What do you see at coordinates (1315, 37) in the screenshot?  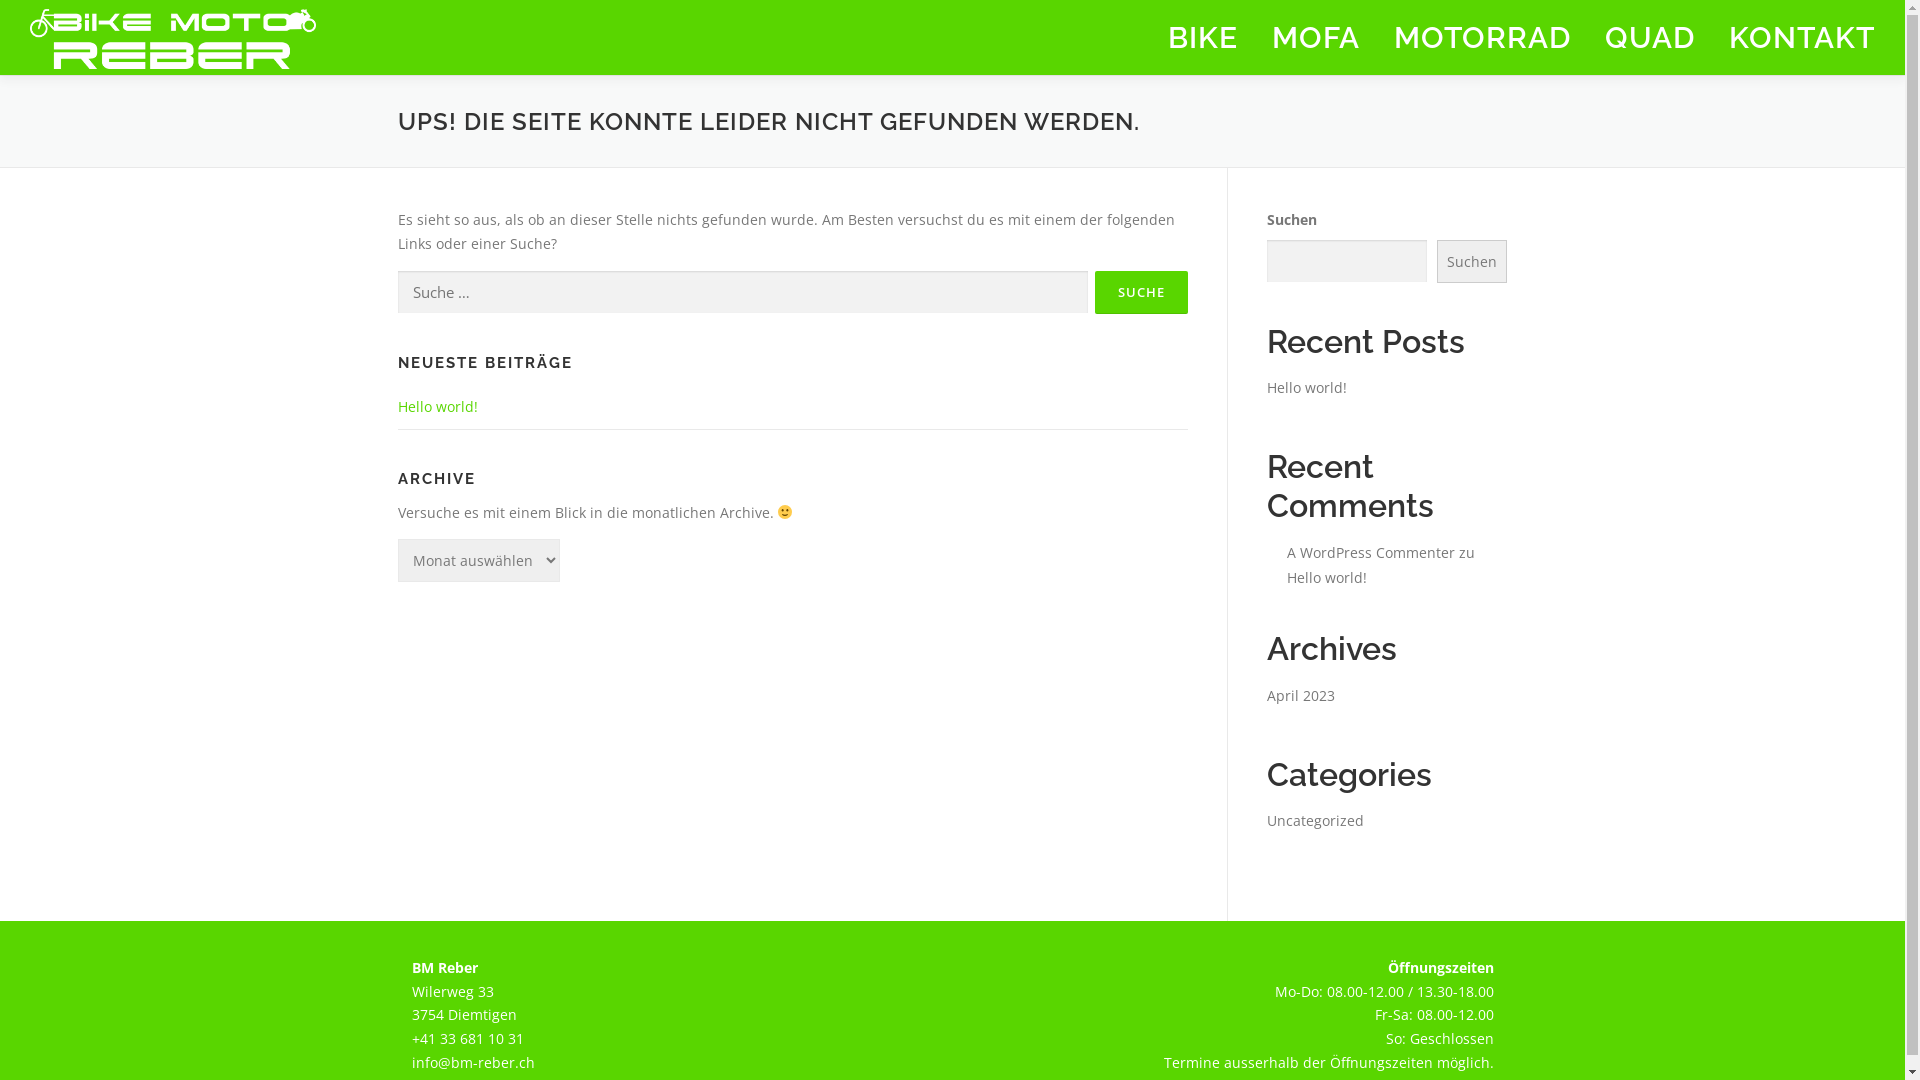 I see `'MOFA'` at bounding box center [1315, 37].